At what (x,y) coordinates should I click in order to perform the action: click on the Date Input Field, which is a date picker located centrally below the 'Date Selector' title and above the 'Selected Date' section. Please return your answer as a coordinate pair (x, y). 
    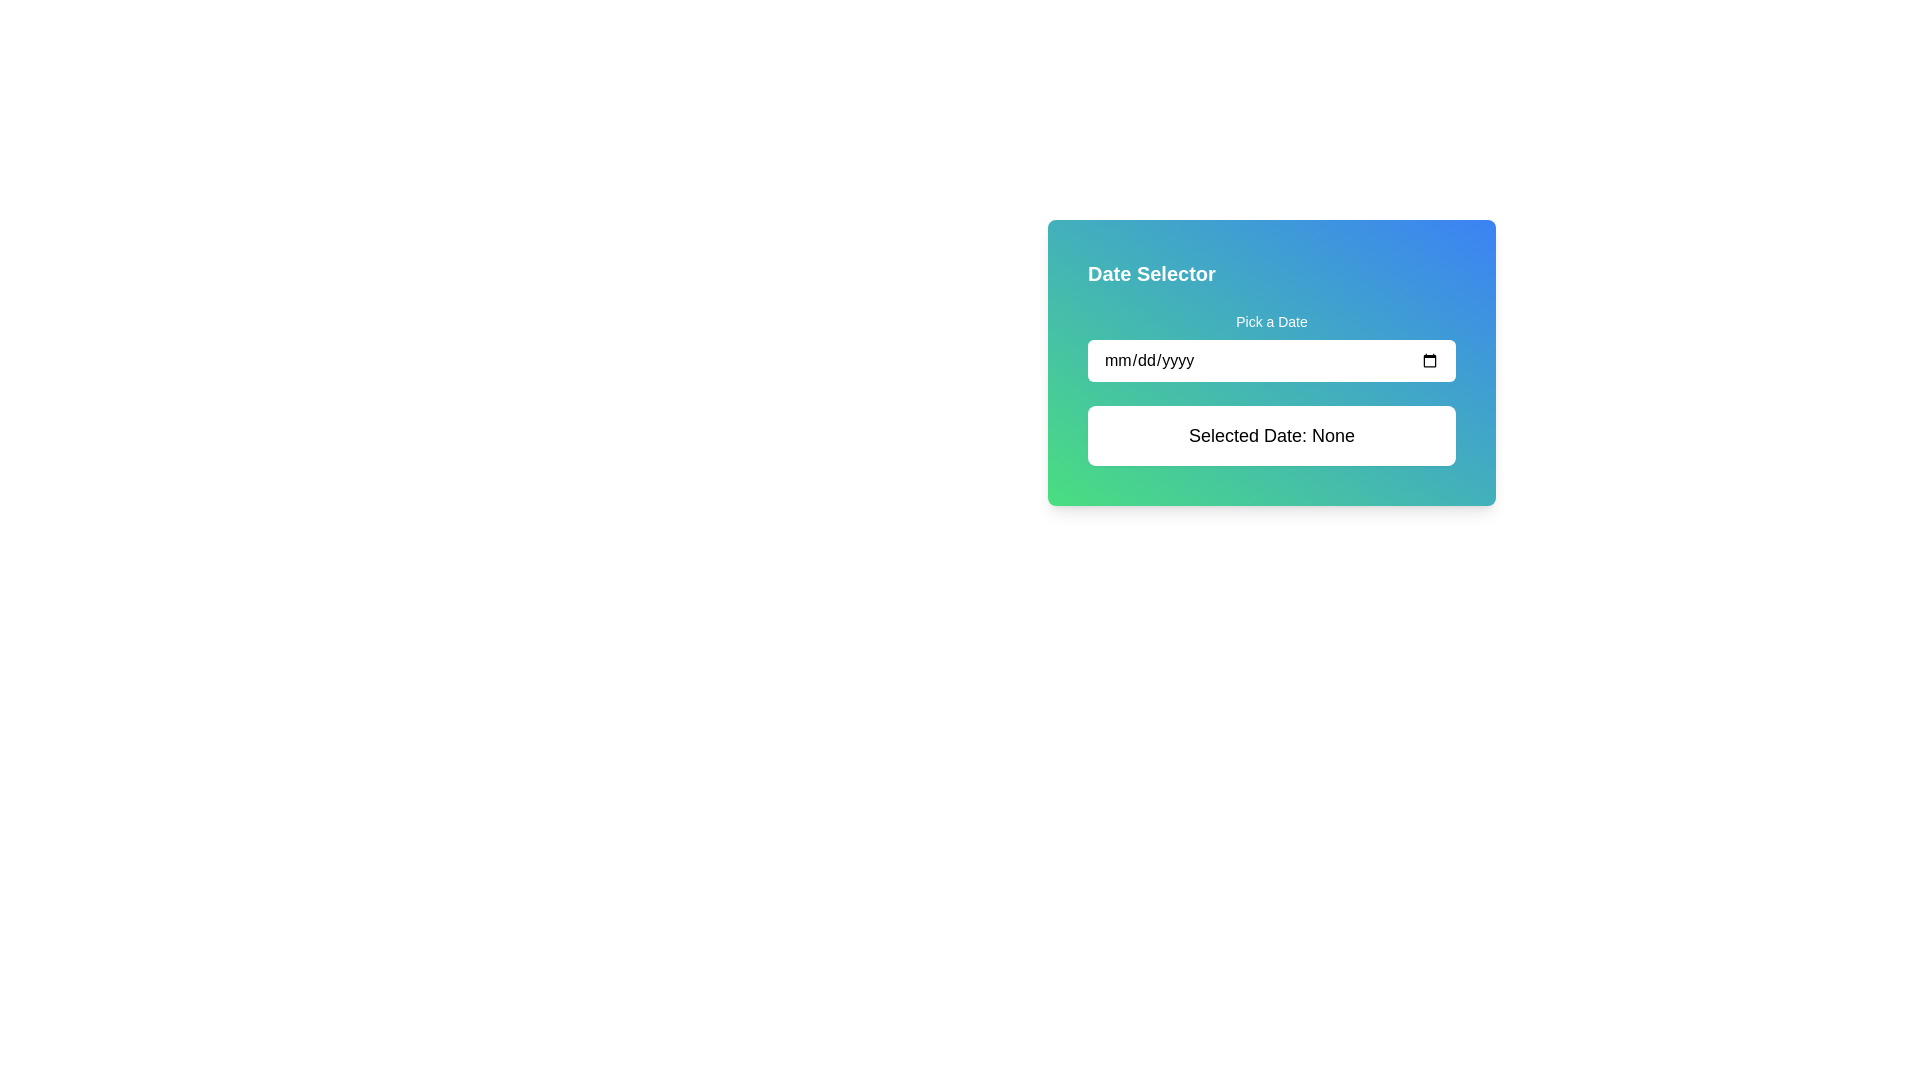
    Looking at the image, I should click on (1271, 346).